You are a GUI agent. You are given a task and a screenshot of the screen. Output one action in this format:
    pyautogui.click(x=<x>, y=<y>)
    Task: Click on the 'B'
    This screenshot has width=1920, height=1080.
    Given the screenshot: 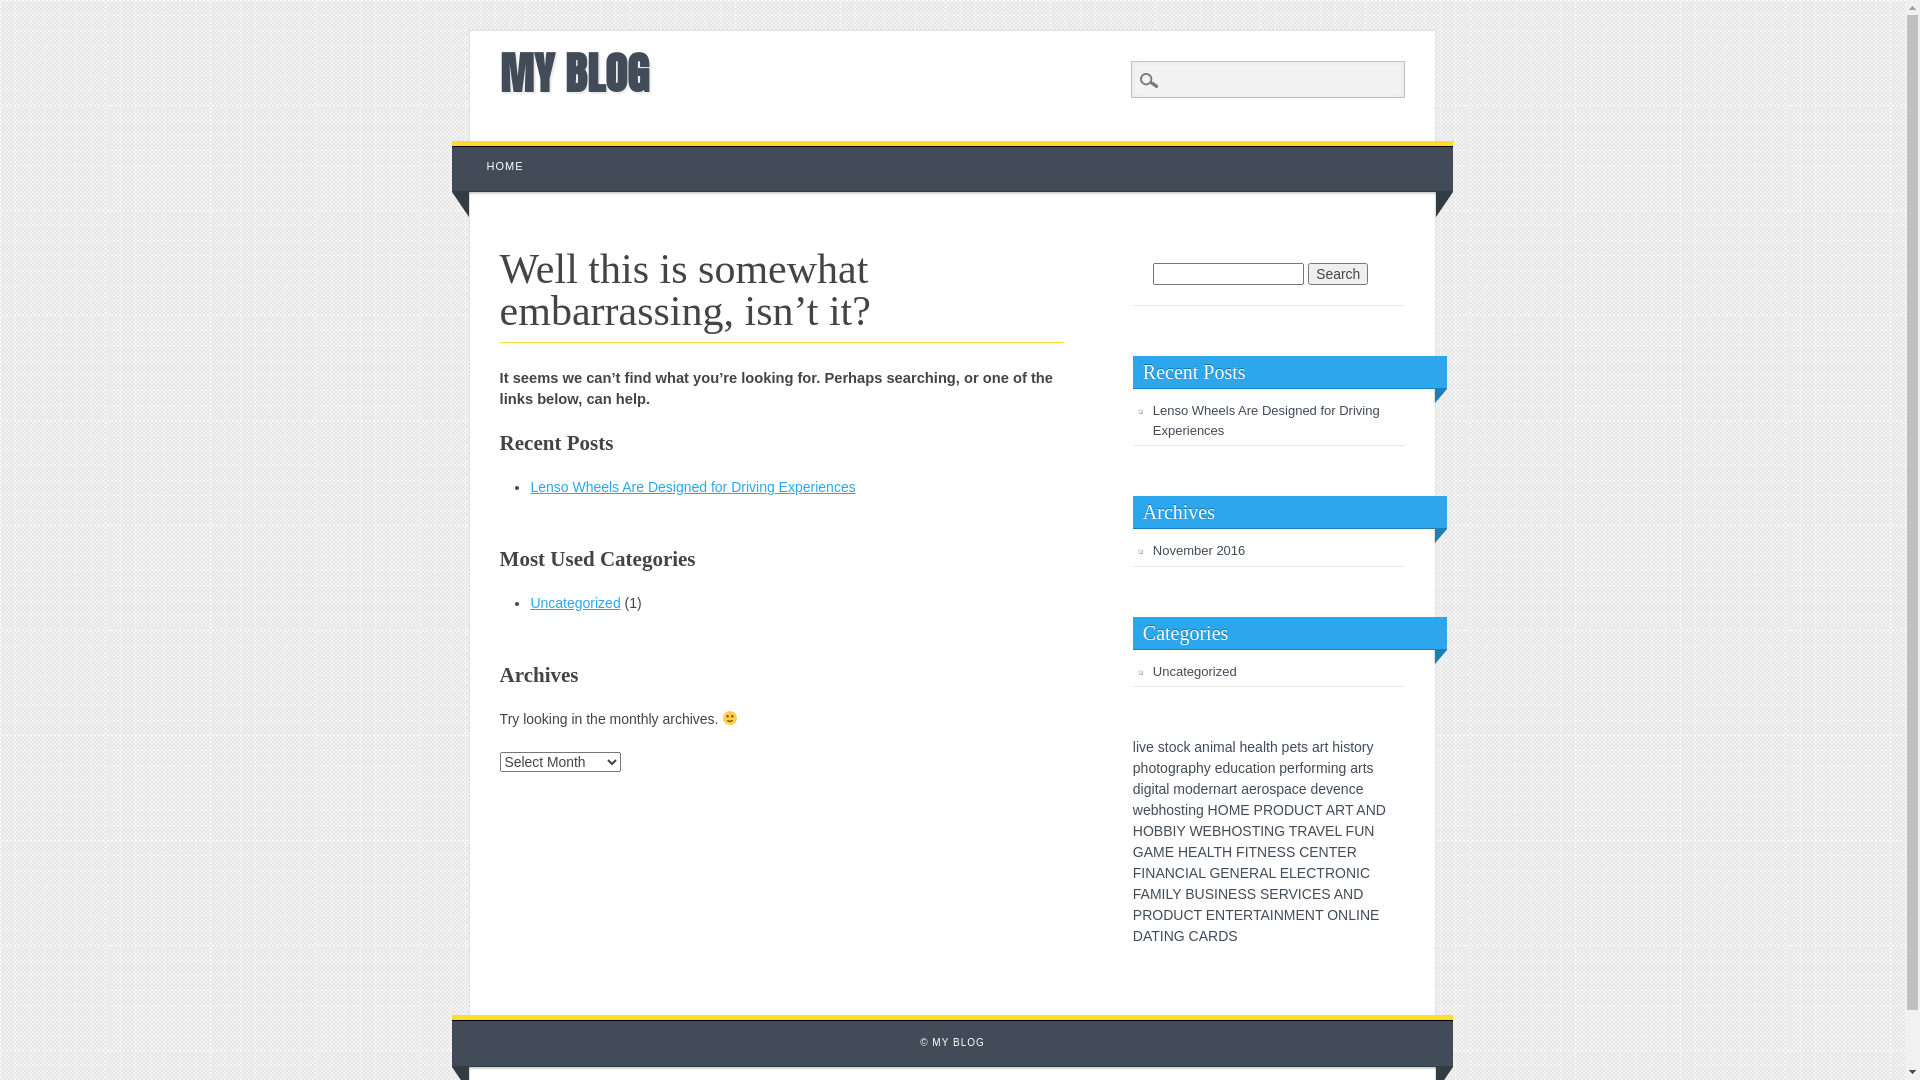 What is the action you would take?
    pyautogui.click(x=1167, y=830)
    